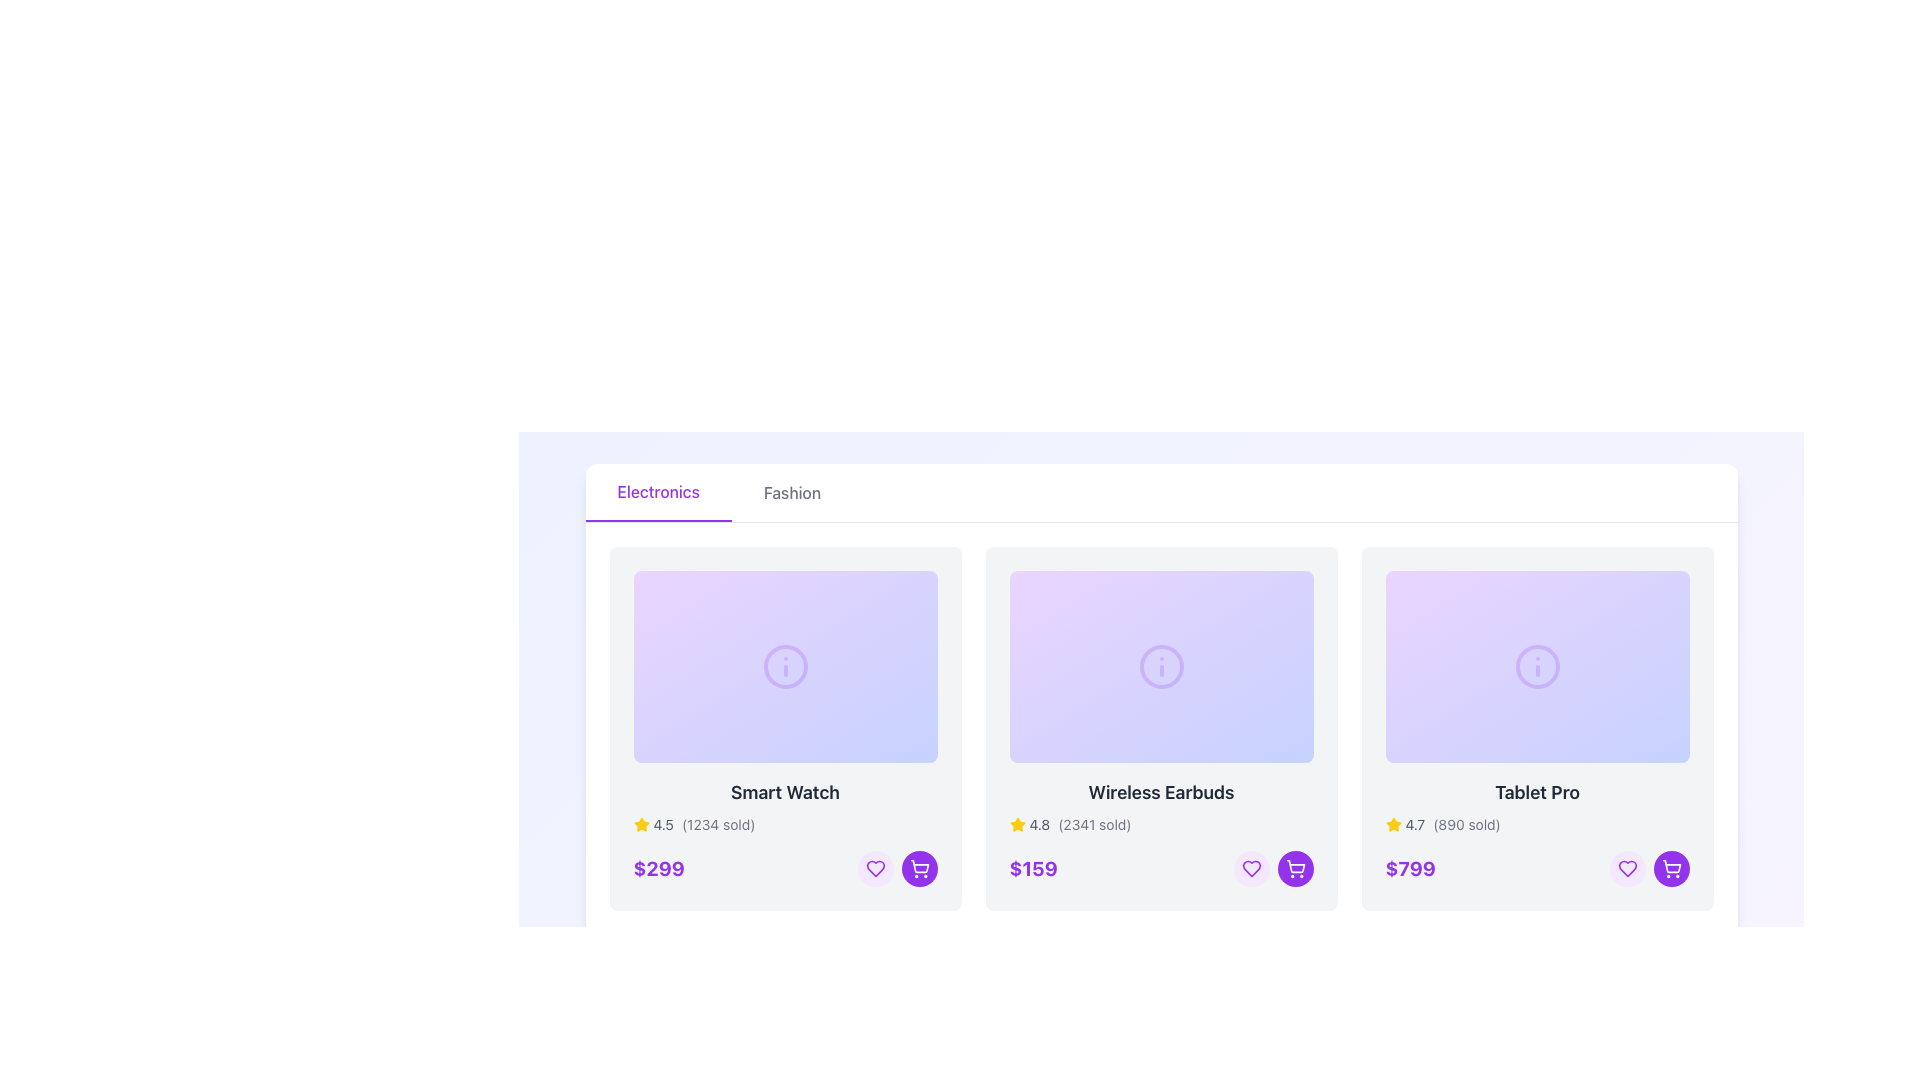  Describe the element at coordinates (1627, 867) in the screenshot. I see `the heart icon located at the bottom right corner of the details card for 'Tablet Pro'` at that location.